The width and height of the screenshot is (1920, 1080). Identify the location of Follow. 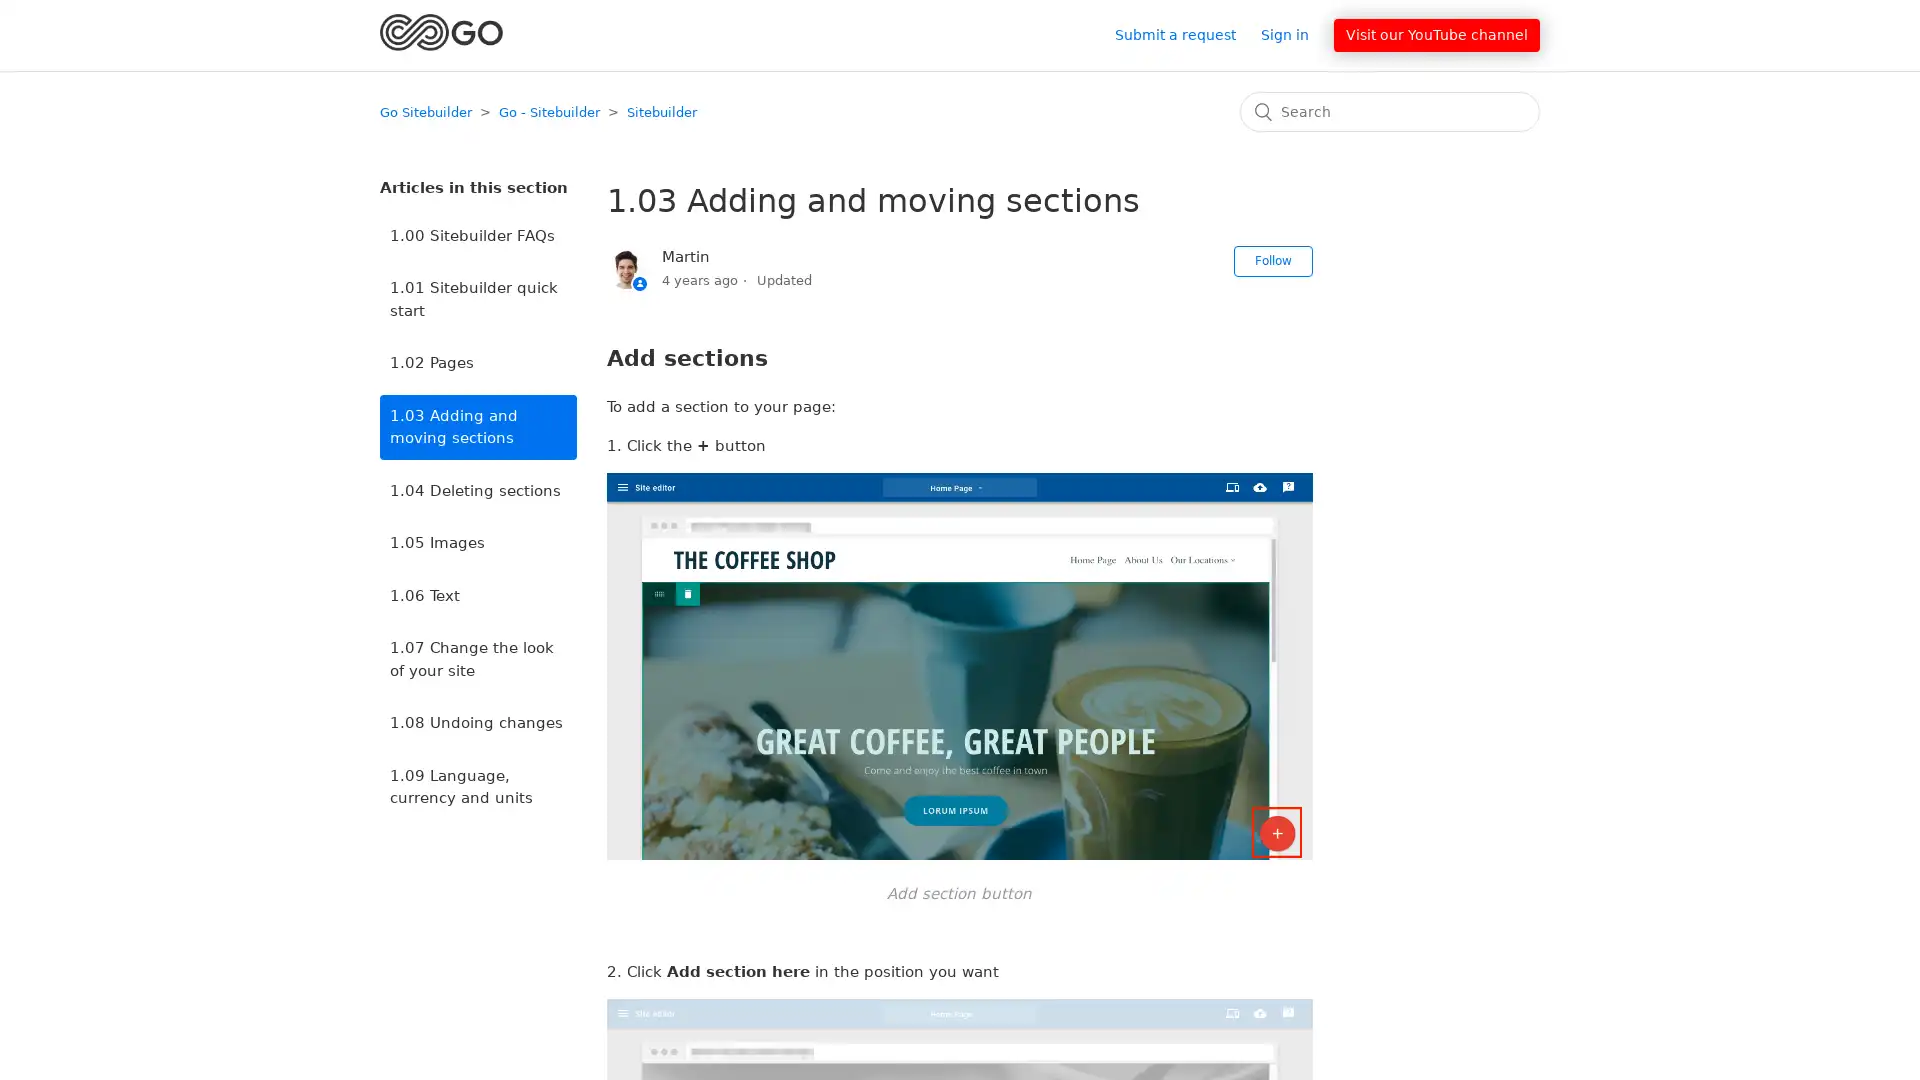
(1271, 260).